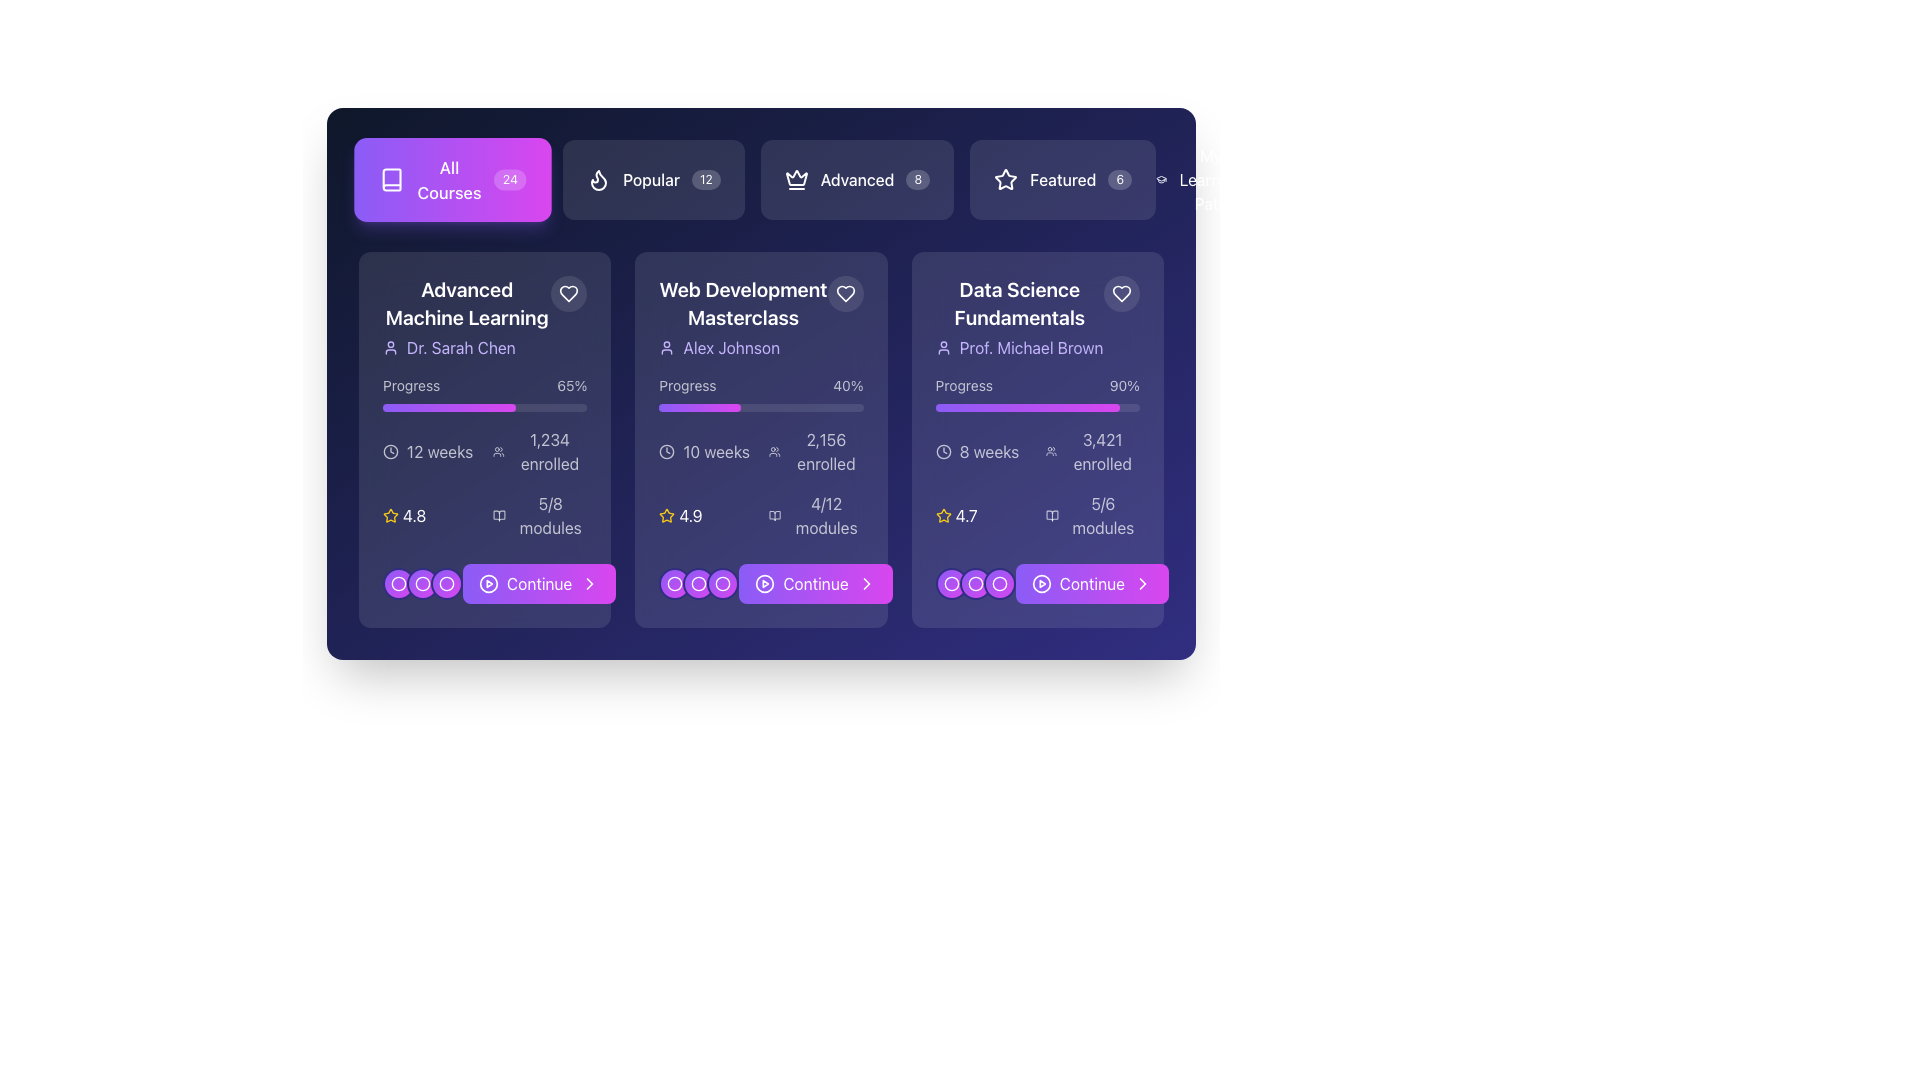 The image size is (1920, 1080). What do you see at coordinates (540, 515) in the screenshot?
I see `the progress indicator displaying '5/8 modules' with a book icon, located in the lower-right section of the first course card` at bounding box center [540, 515].